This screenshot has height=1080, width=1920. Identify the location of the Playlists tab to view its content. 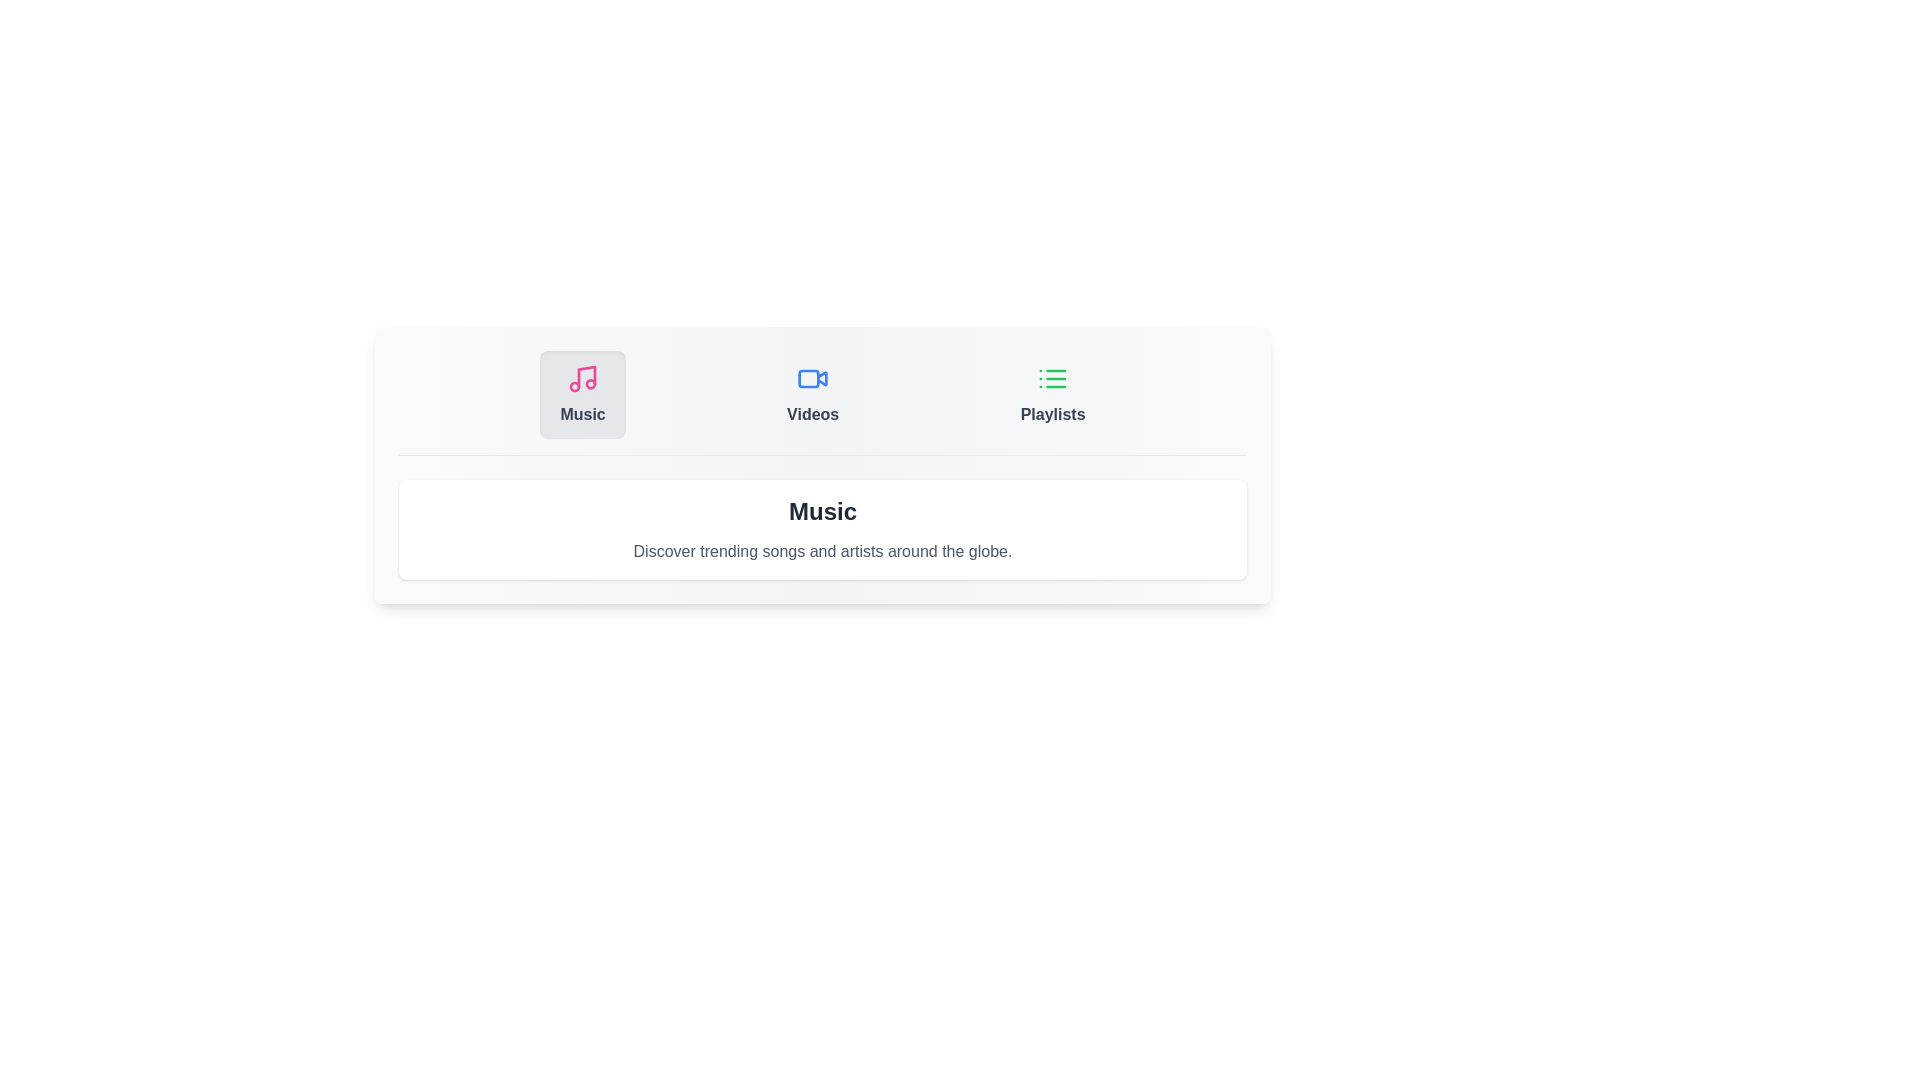
(1051, 394).